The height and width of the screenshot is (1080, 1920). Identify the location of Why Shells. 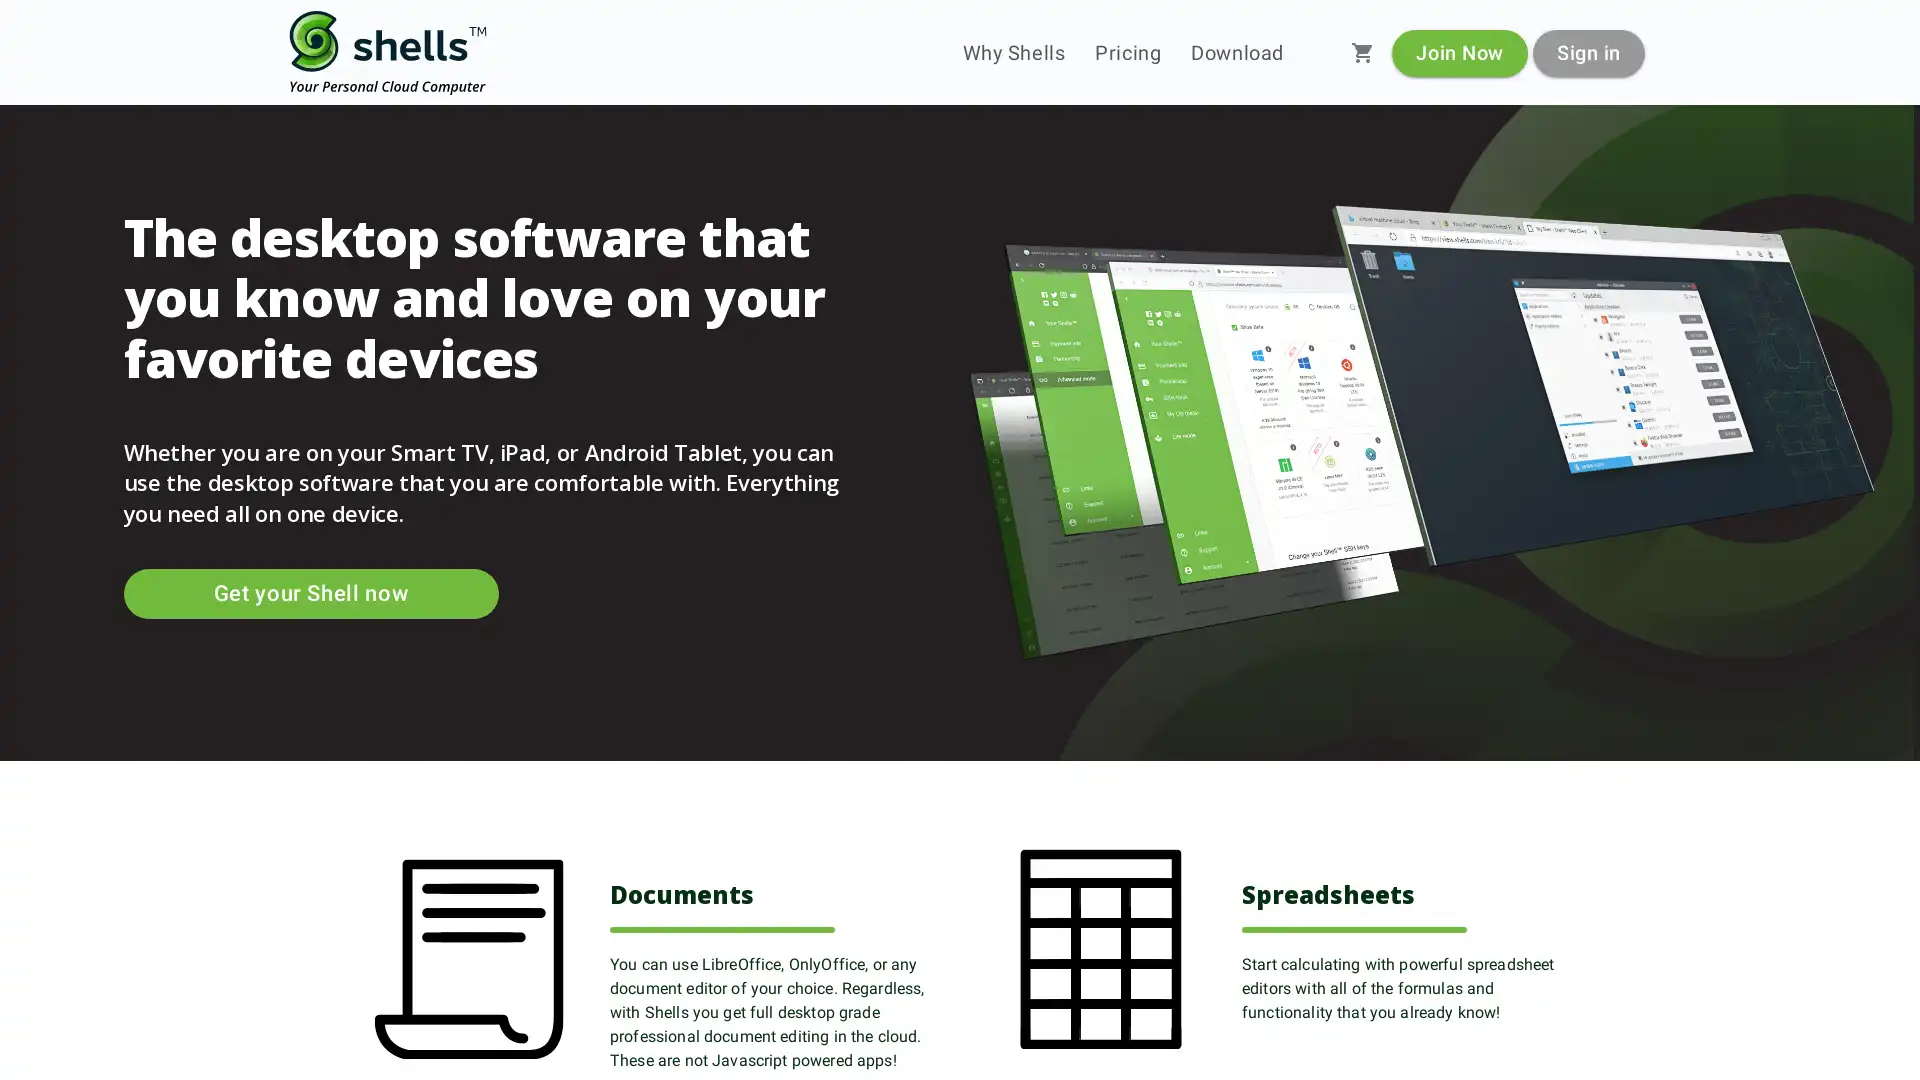
(1013, 52).